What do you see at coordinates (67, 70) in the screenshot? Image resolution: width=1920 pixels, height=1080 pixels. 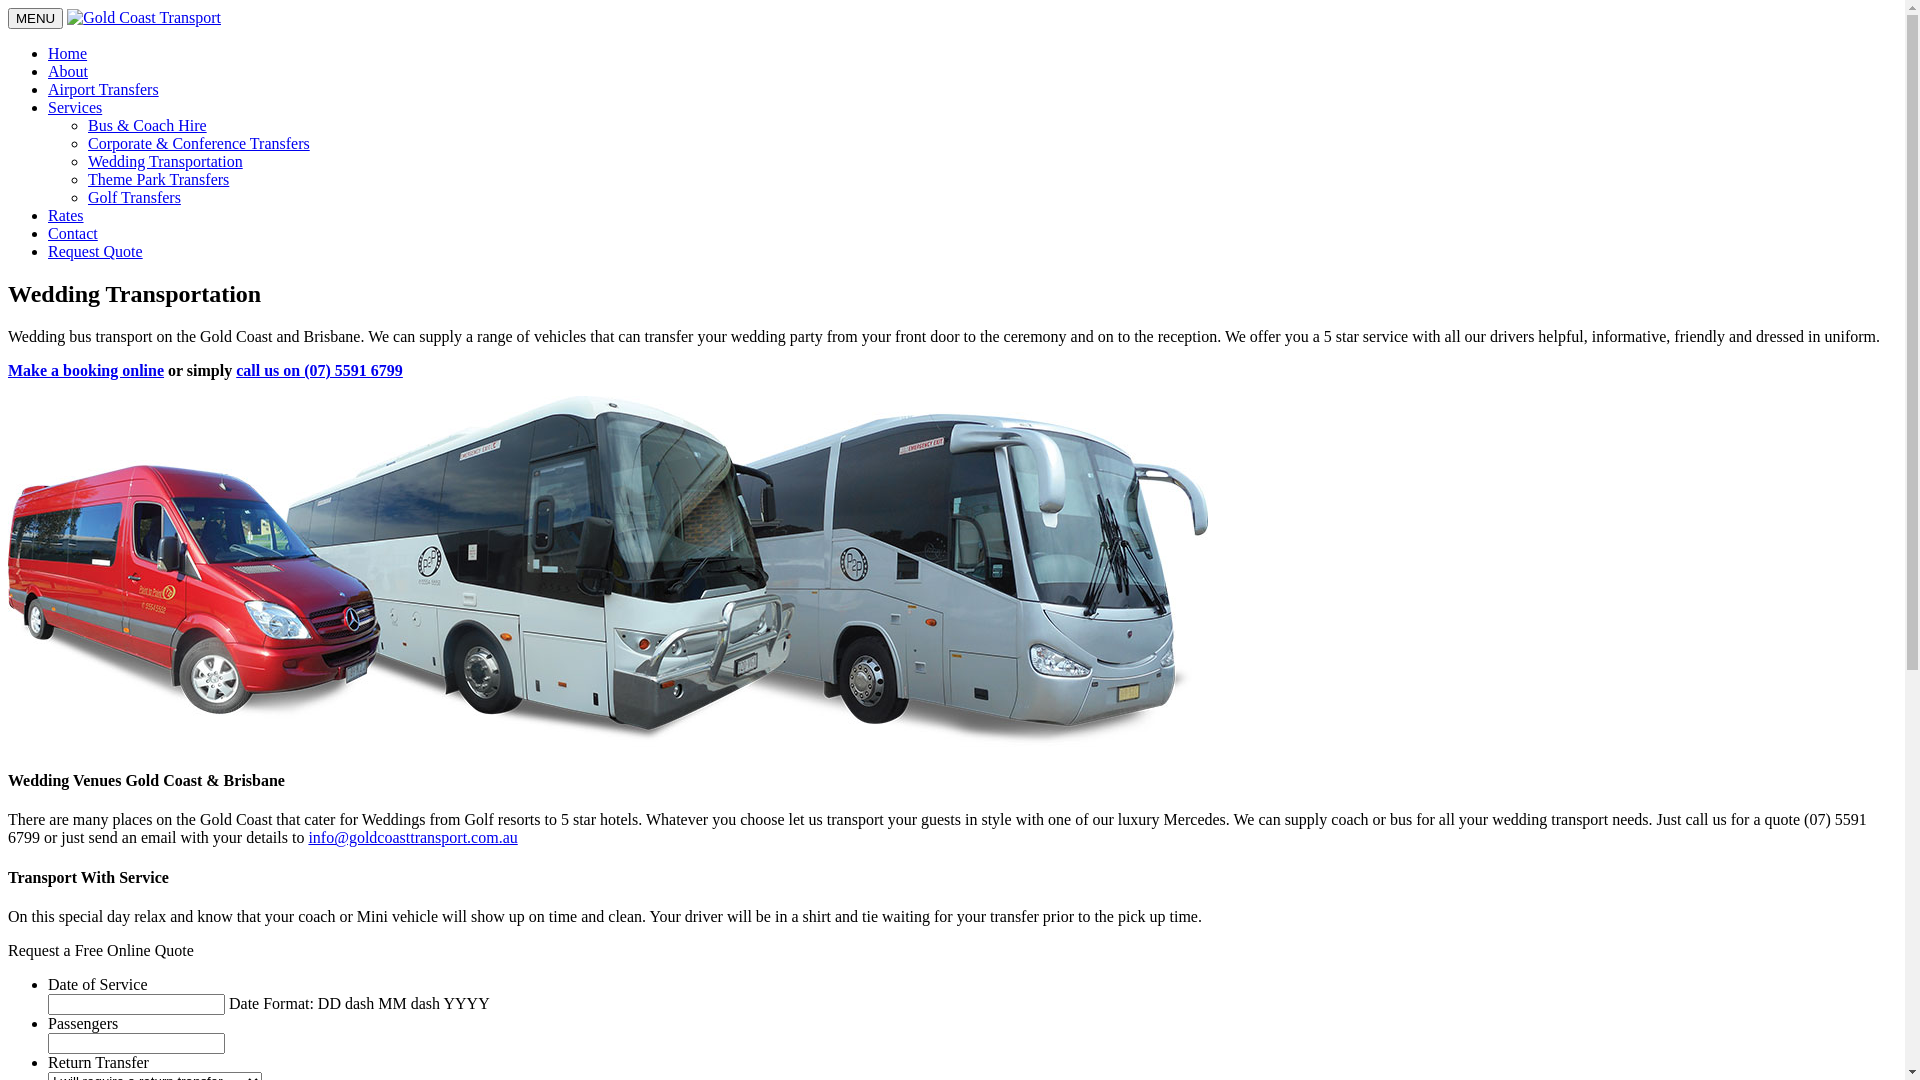 I see `'About'` at bounding box center [67, 70].